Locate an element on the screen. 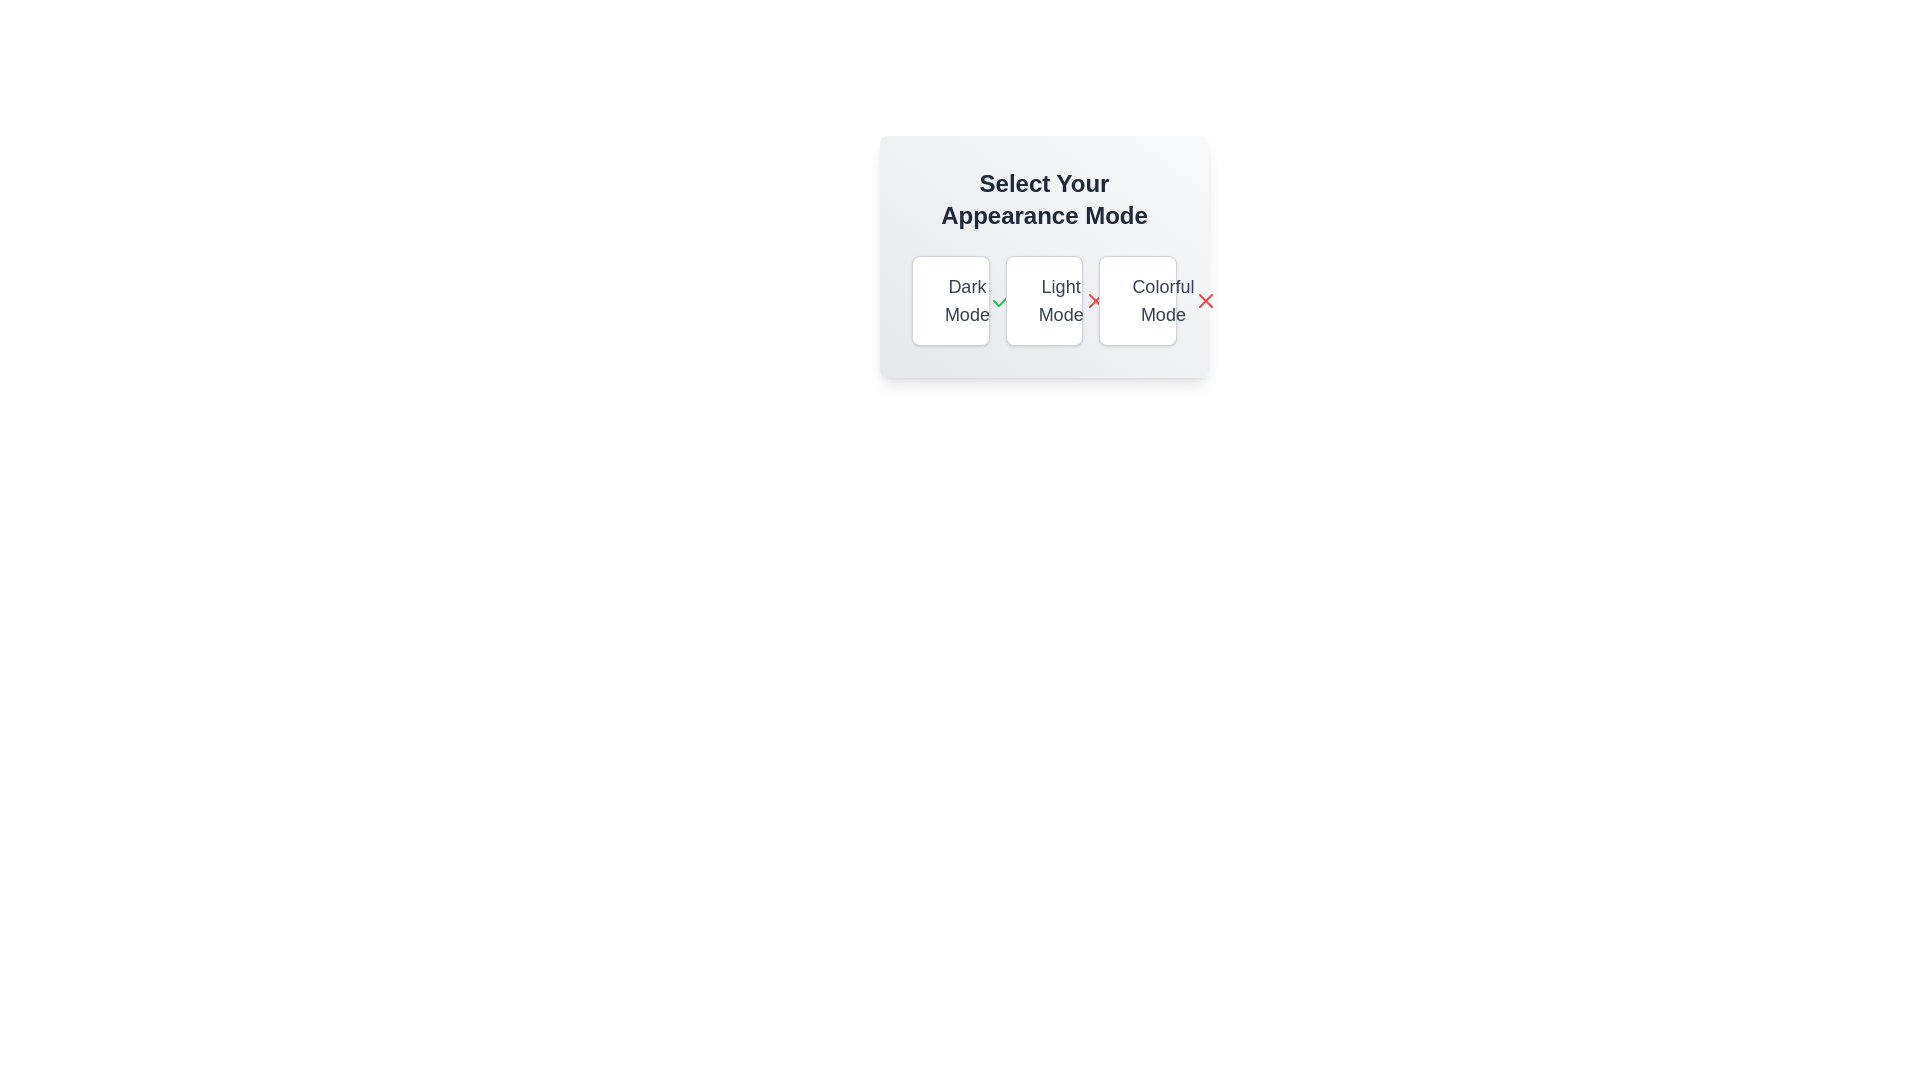  the appearance mode Light Mode by clicking on its respective button is located at coordinates (1043, 300).